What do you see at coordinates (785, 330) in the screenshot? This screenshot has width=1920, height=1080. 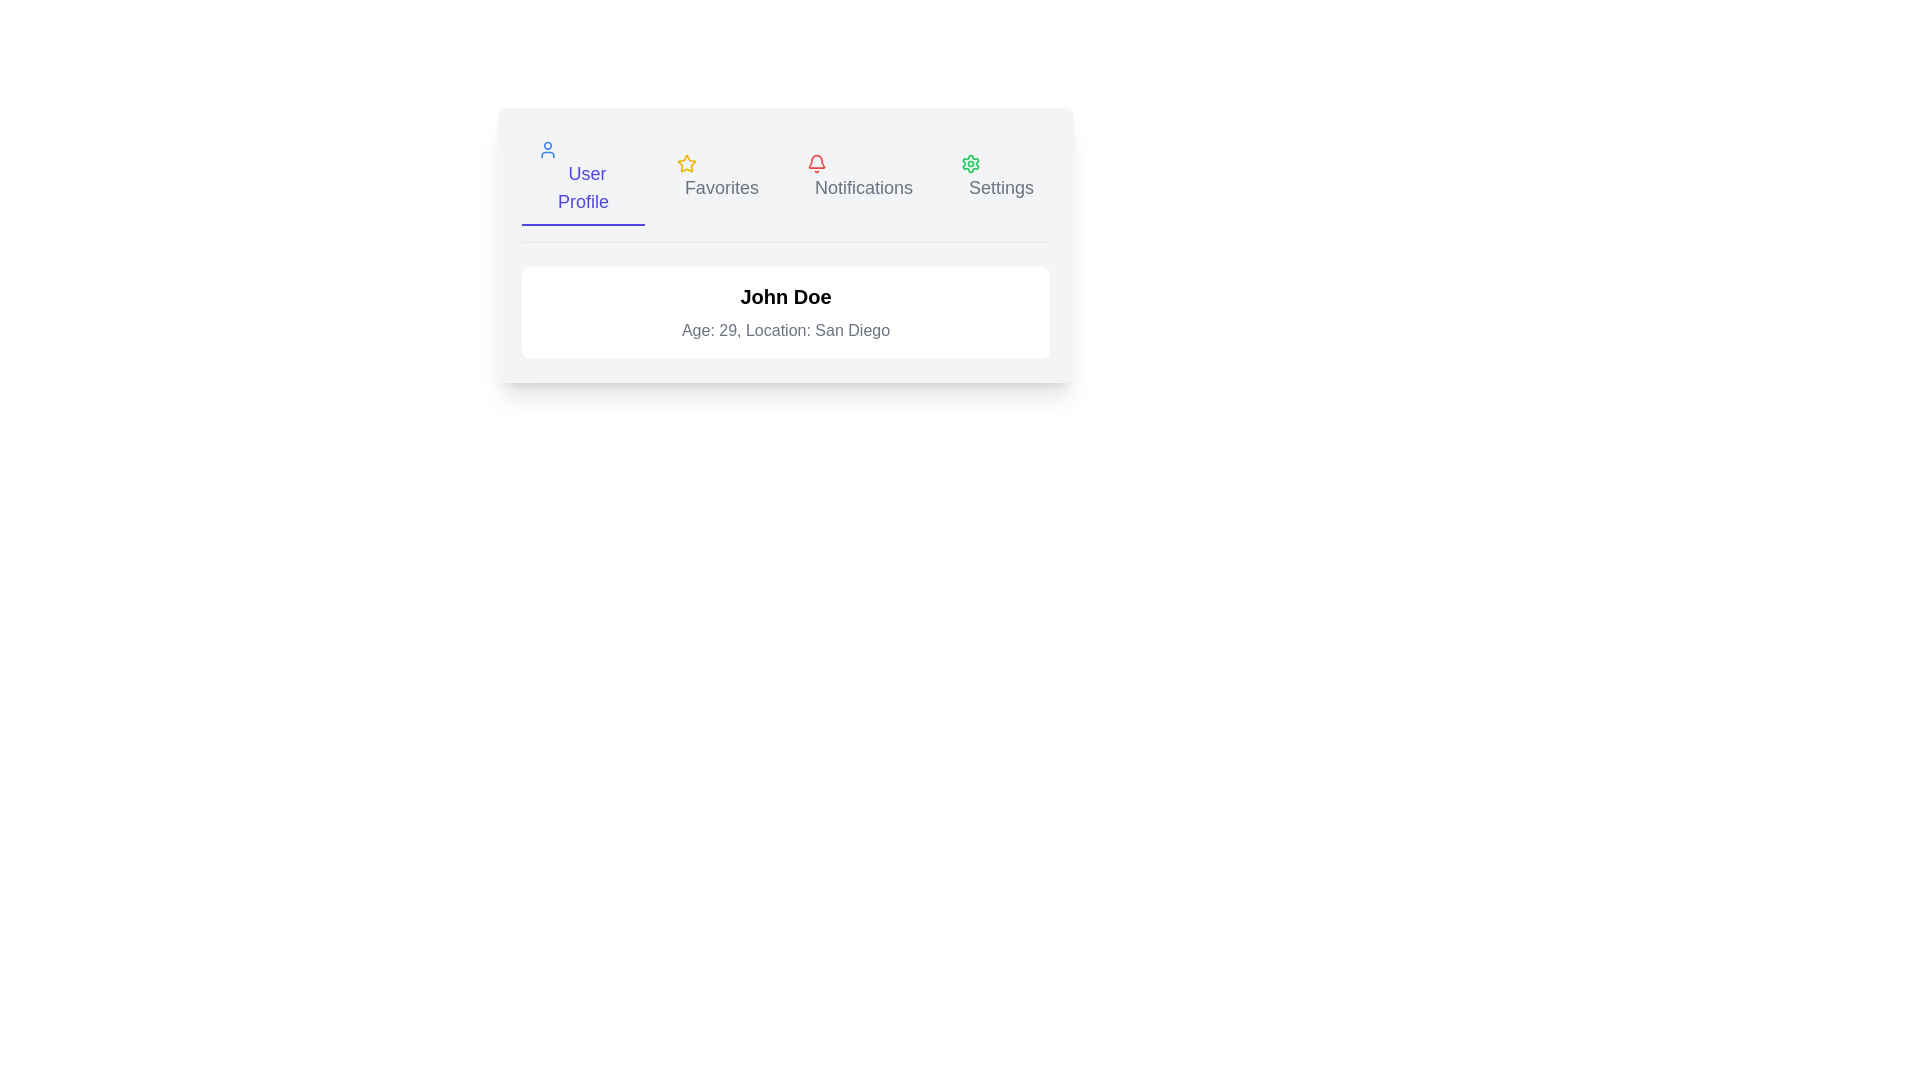 I see `the text element displaying the information 'Age: 29, Location: San Diego', which is positioned below the bold title 'John Doe' in the user profile section` at bounding box center [785, 330].